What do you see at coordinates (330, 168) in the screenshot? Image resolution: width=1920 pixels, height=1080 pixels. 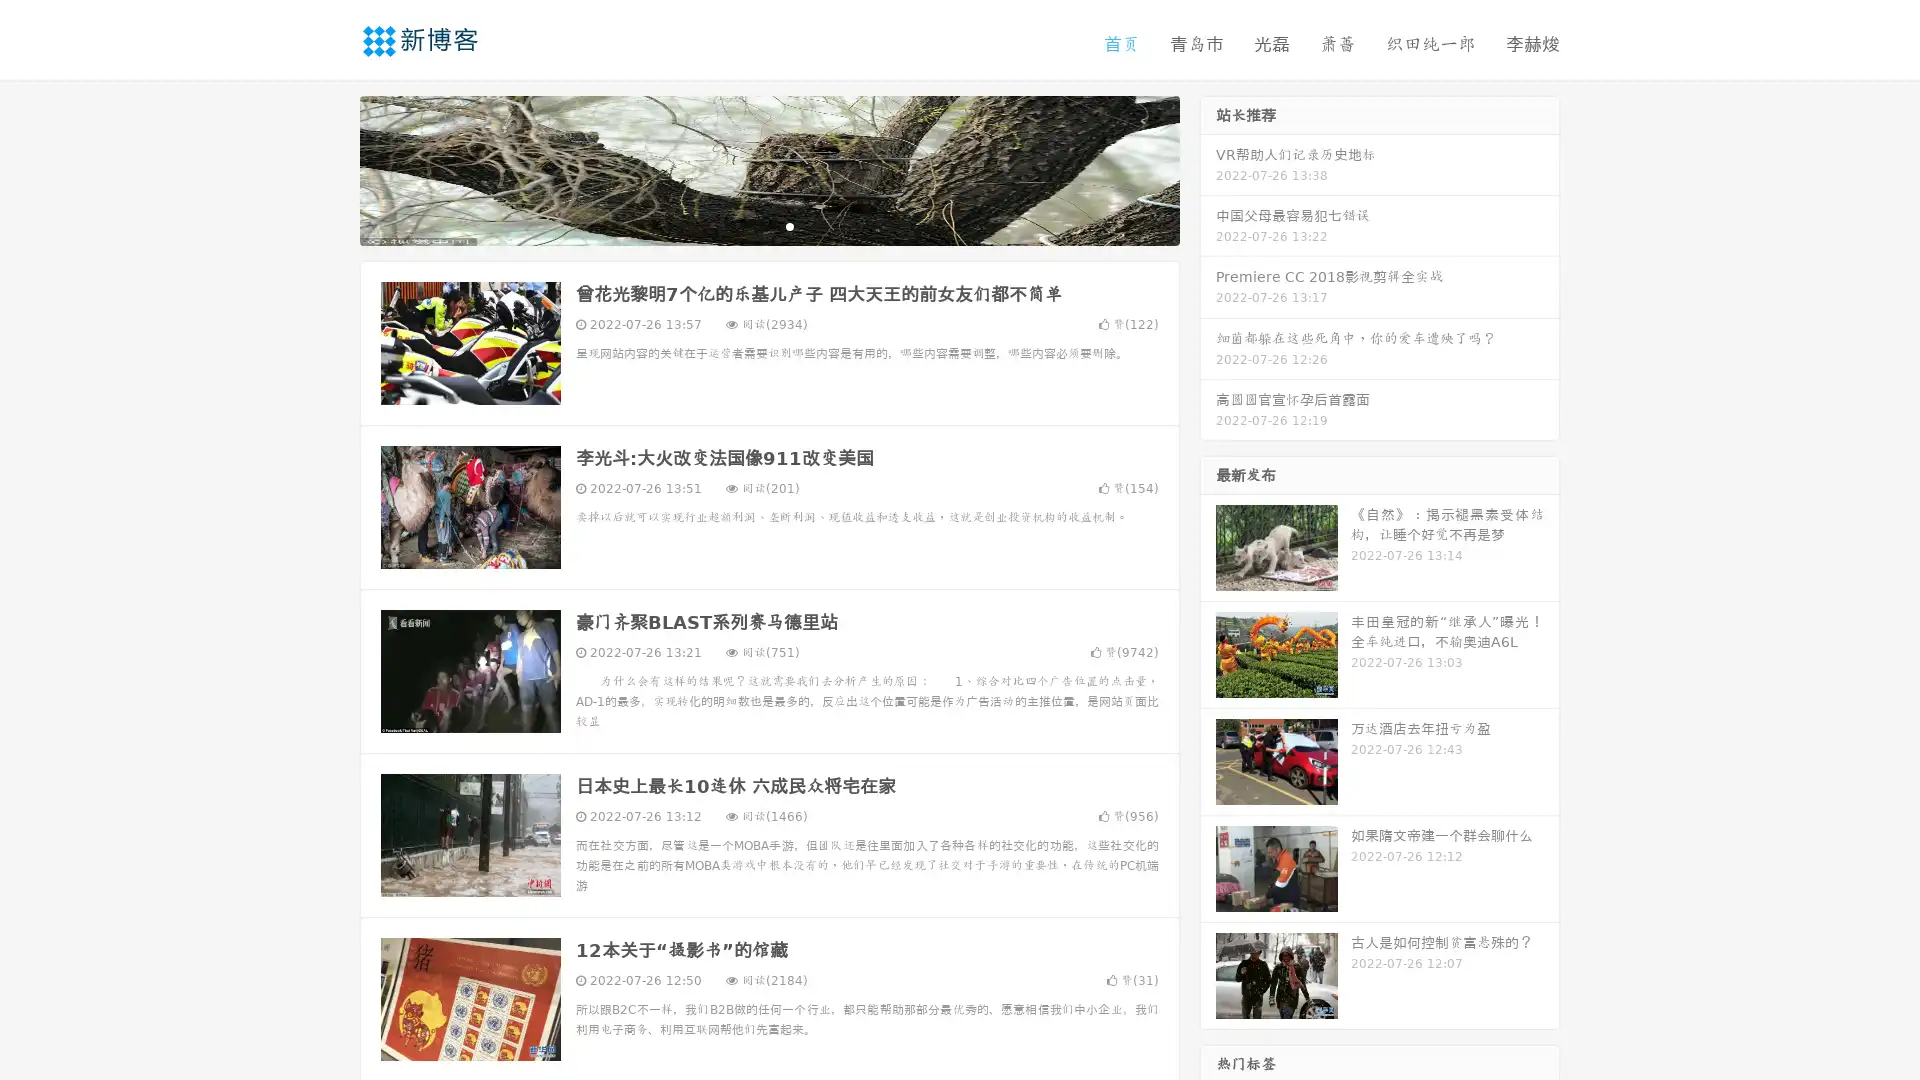 I see `Previous slide` at bounding box center [330, 168].